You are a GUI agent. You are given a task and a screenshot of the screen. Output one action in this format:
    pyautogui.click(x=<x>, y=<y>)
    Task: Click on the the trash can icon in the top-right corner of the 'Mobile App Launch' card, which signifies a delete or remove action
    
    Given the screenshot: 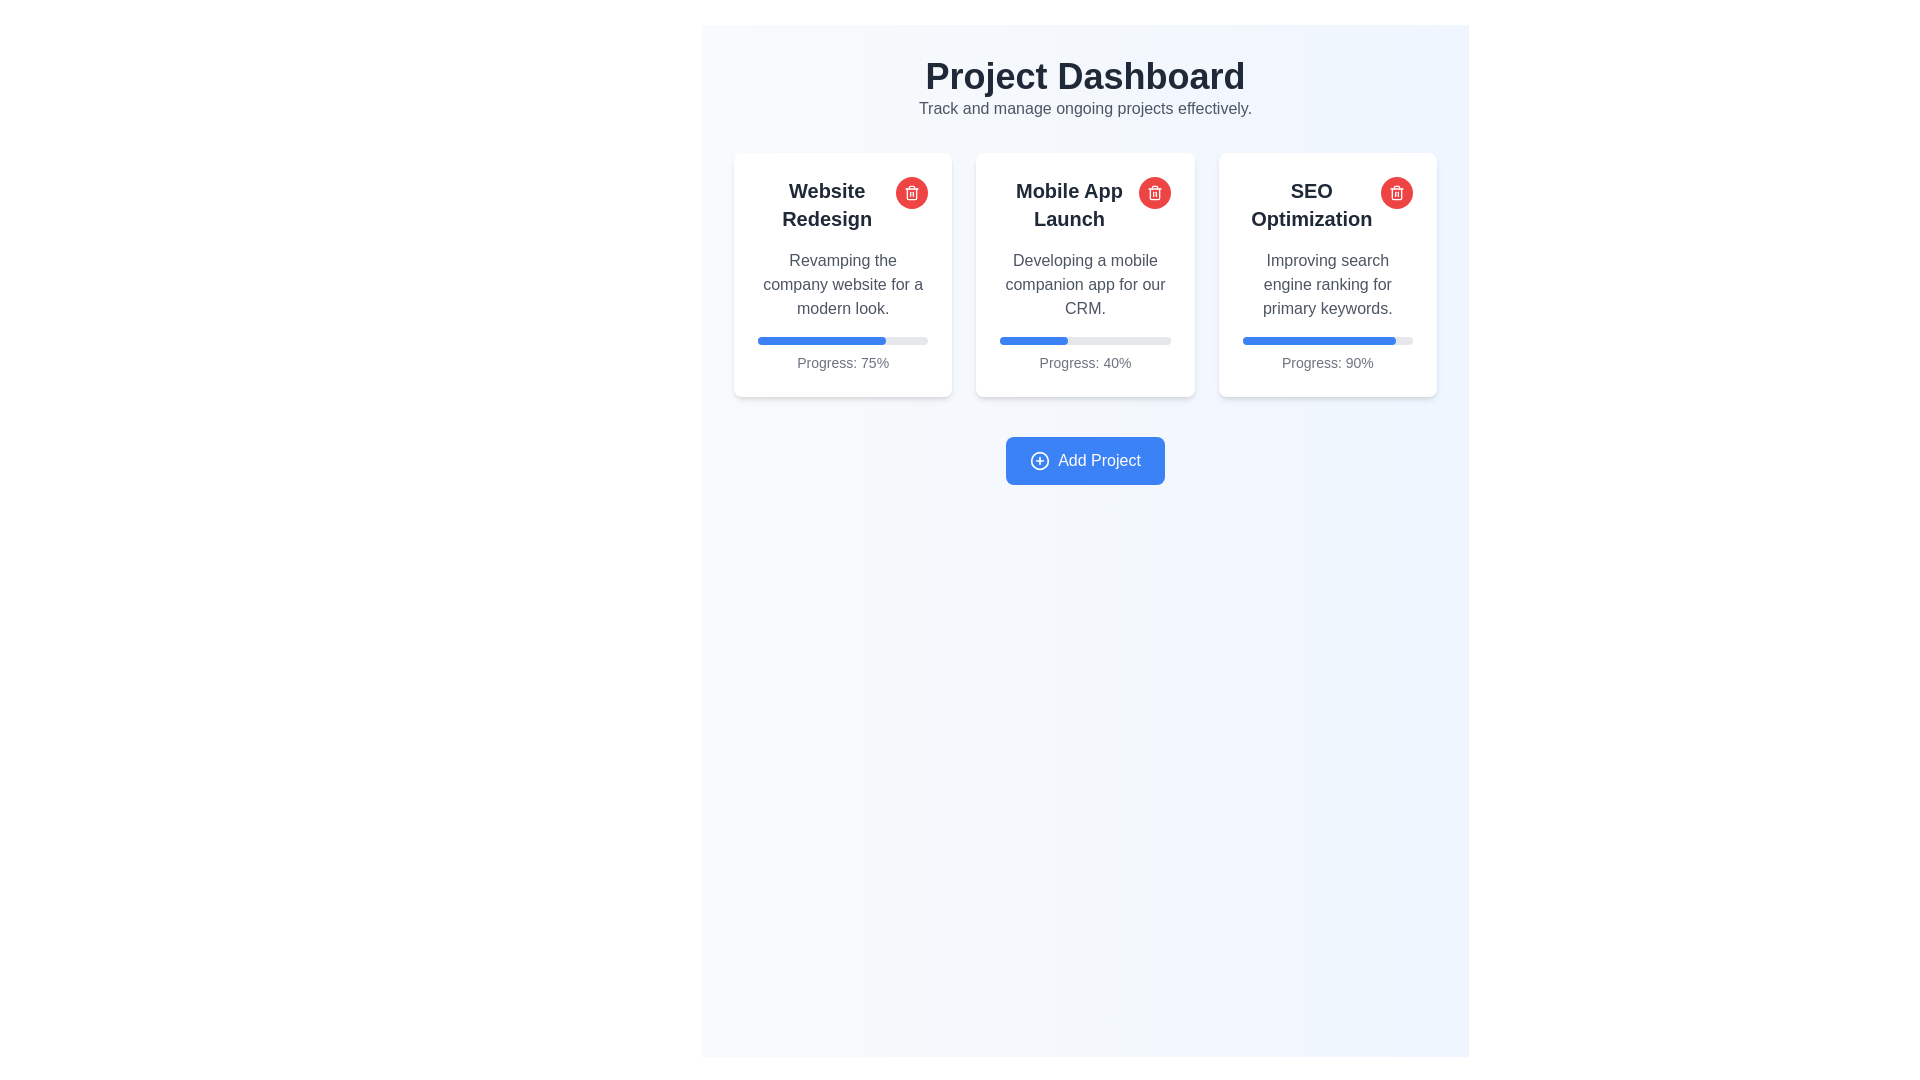 What is the action you would take?
    pyautogui.click(x=1154, y=194)
    